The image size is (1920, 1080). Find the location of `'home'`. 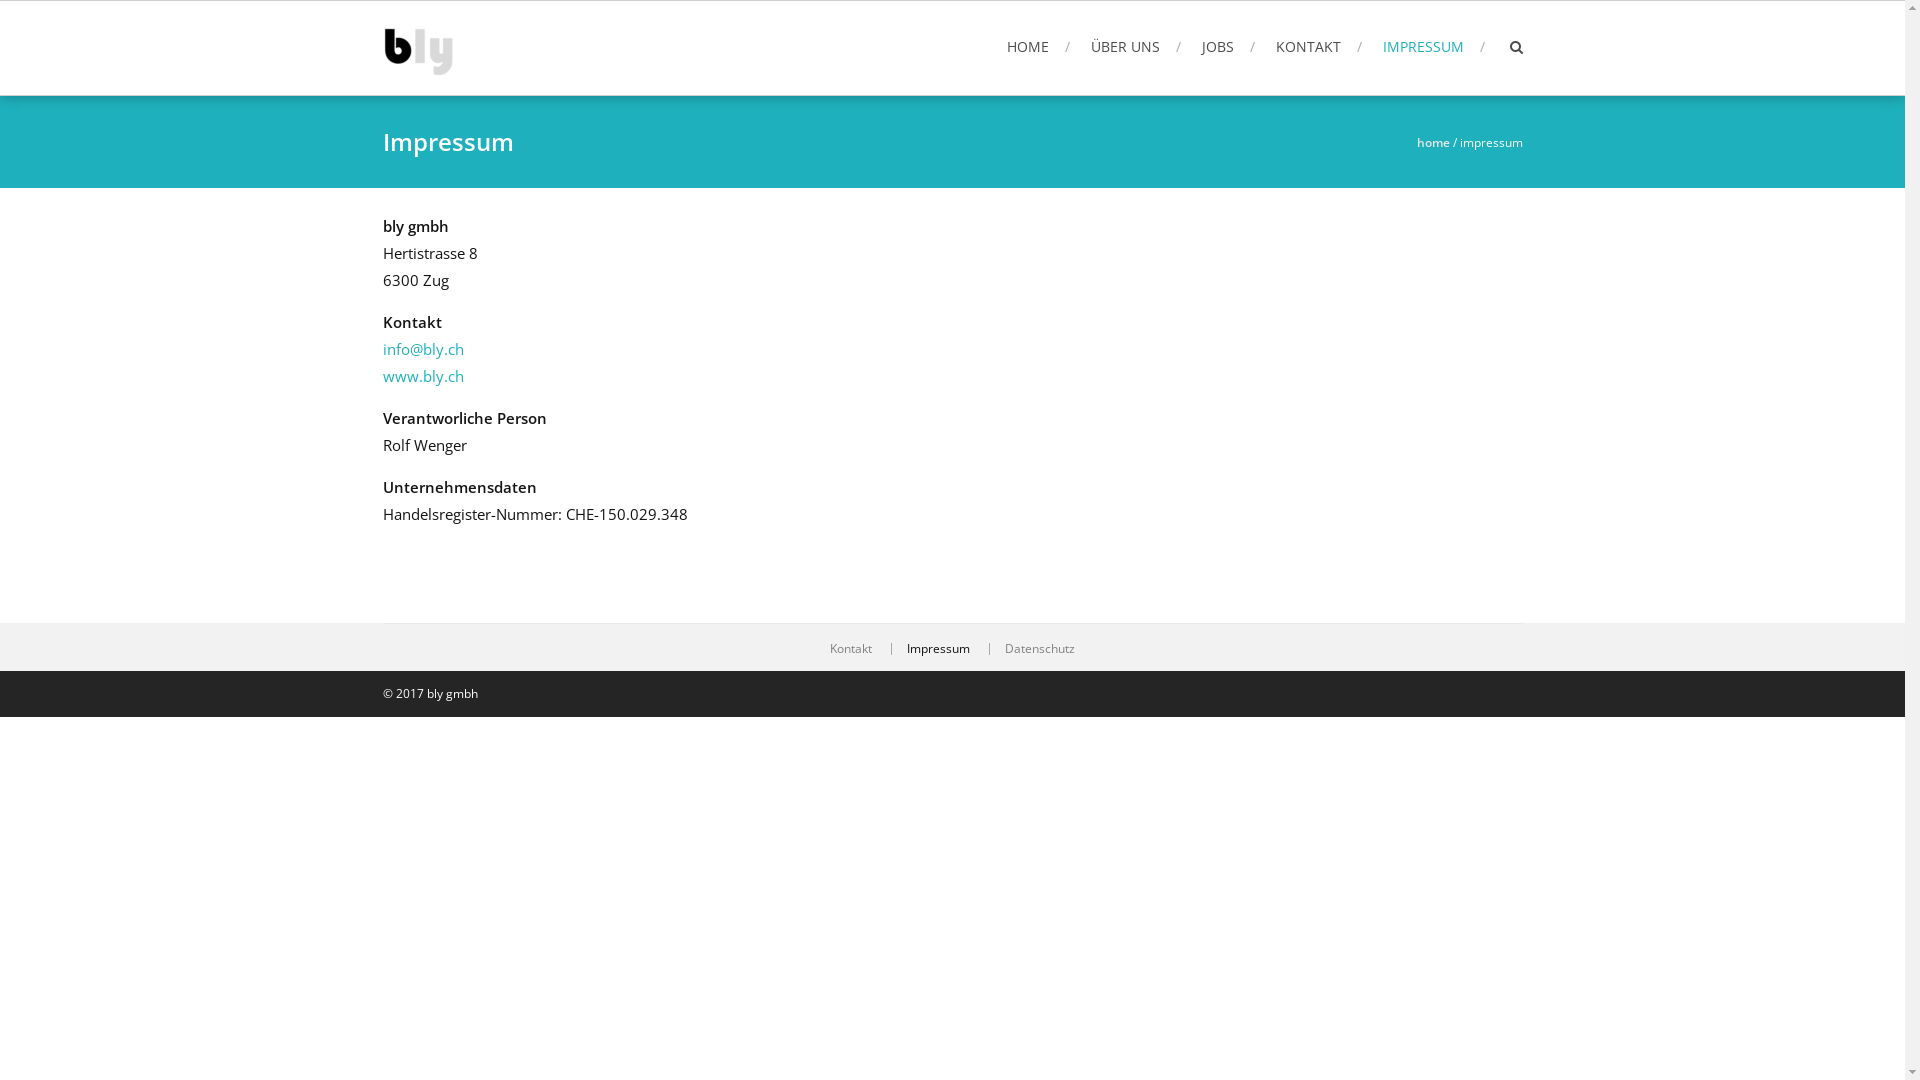

'home' is located at coordinates (1431, 141).